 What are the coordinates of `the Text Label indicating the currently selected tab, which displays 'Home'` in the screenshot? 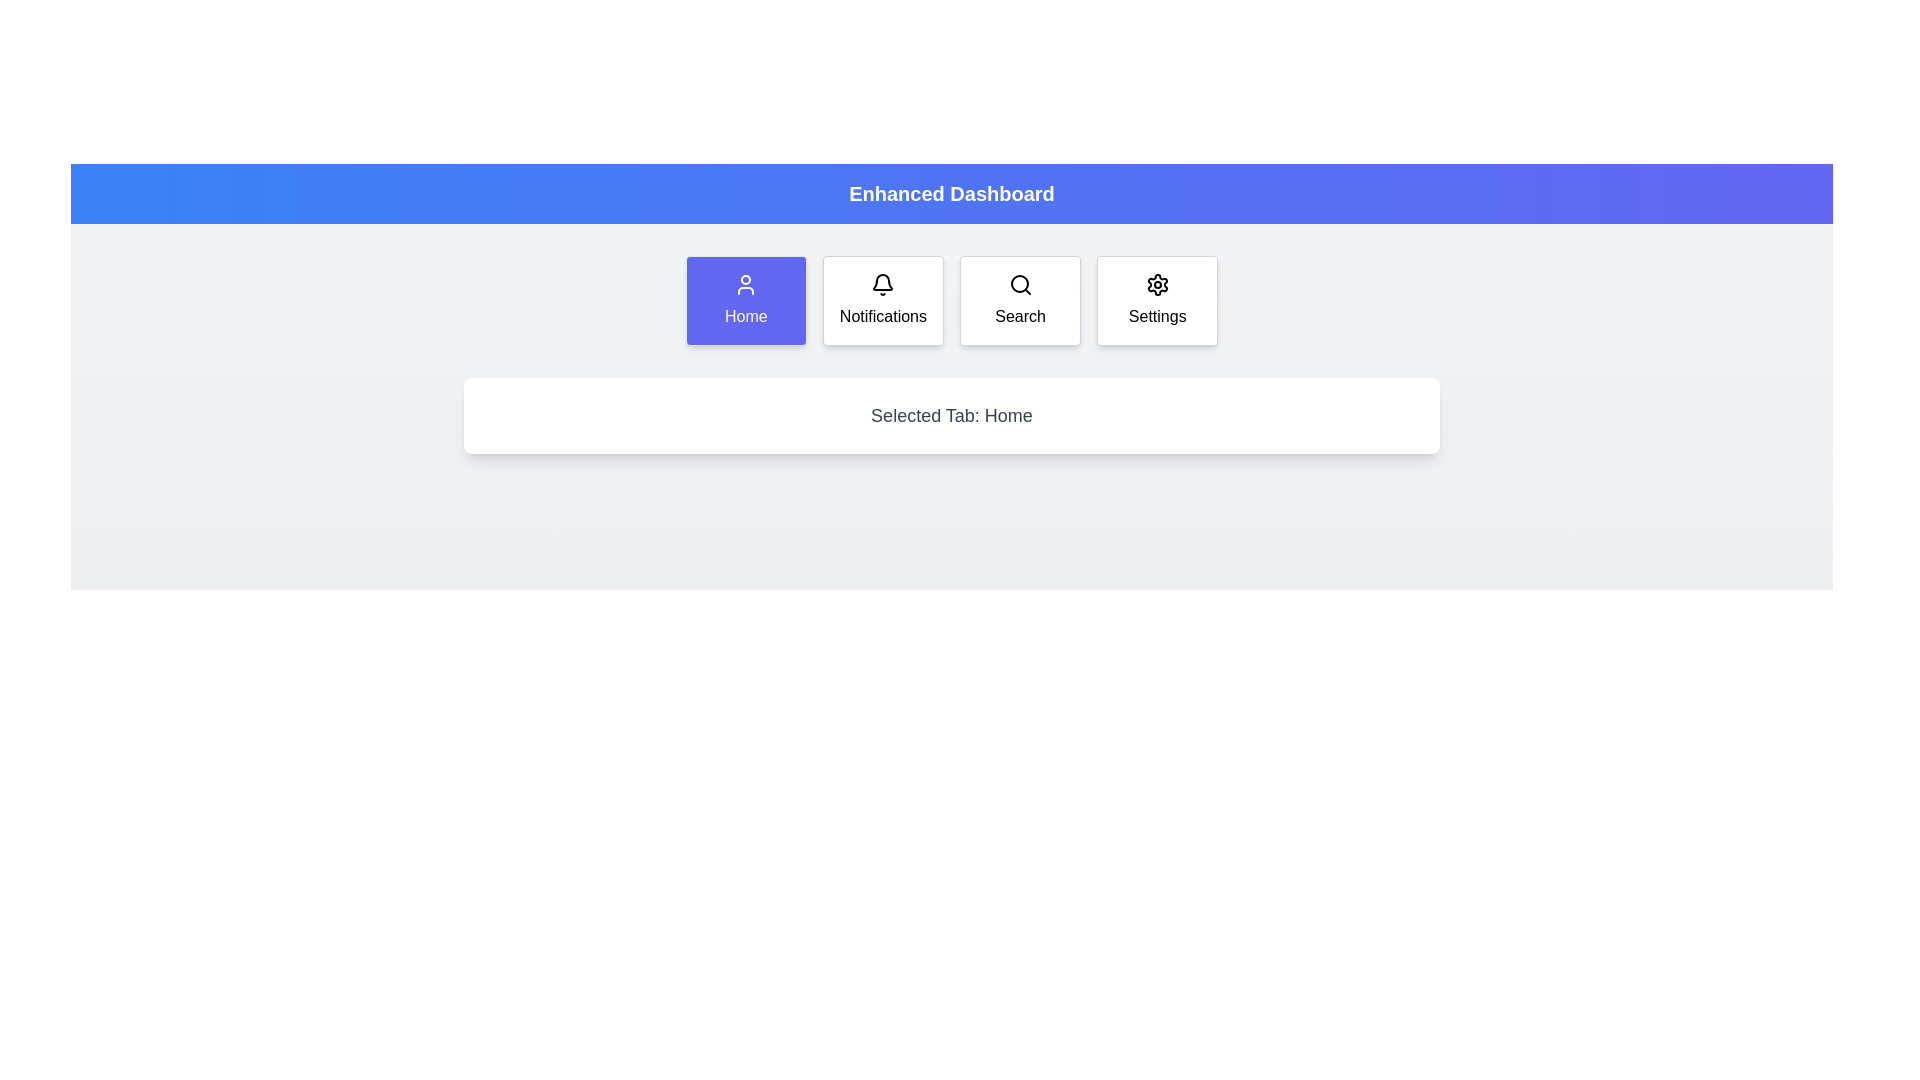 It's located at (950, 415).